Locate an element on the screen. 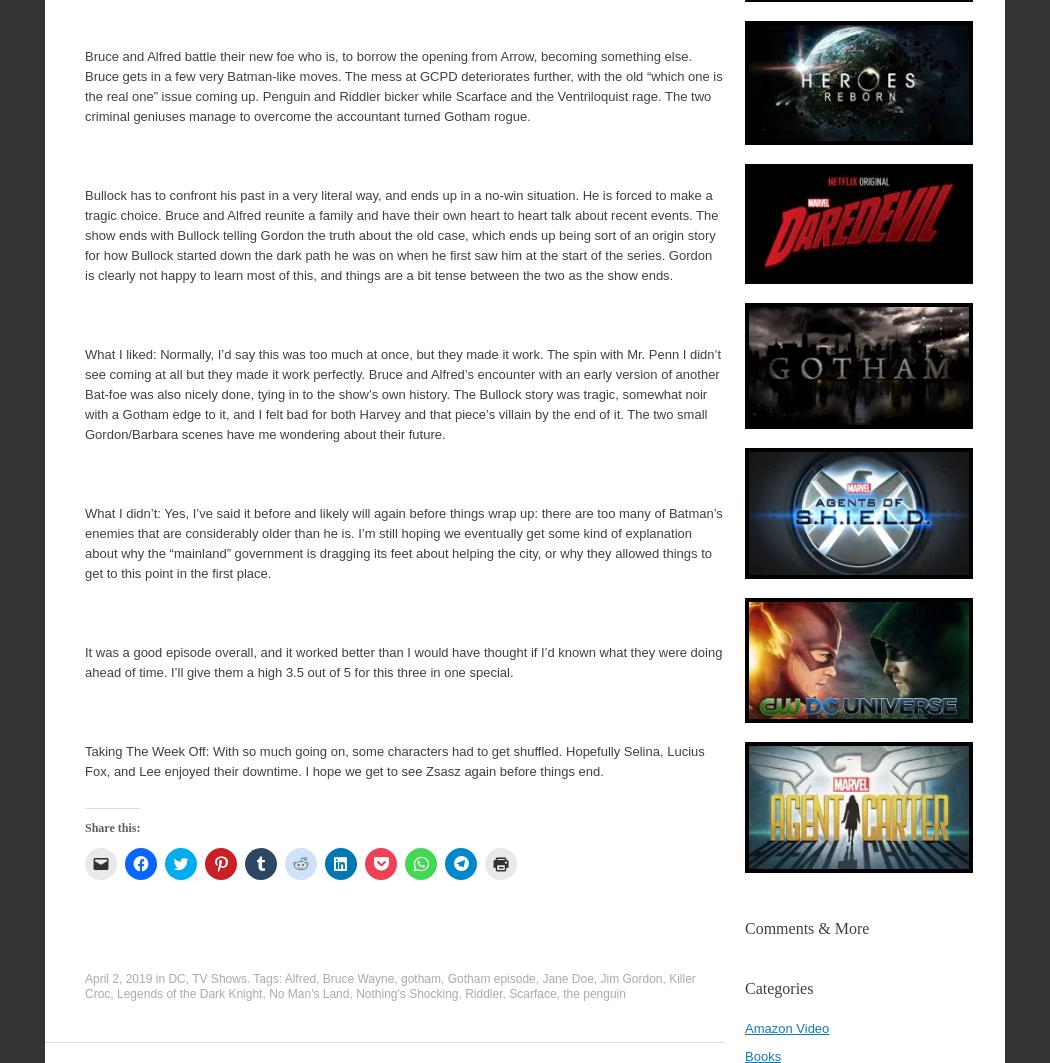  'Bruce and Alfred battle their new foe who is, to borrow the opening from Arrow, becoming something else. Bruce gets in a few very Batman-like moves. The mess at GCPD deteriorates further, with the old “which one is the real one” issue coming up. Penguin and Riddler bicker while Scarface and the Ventriloquist rage. The two criminal geniuses manage to overcome the accountant turned Gotham rogue.' is located at coordinates (403, 86).